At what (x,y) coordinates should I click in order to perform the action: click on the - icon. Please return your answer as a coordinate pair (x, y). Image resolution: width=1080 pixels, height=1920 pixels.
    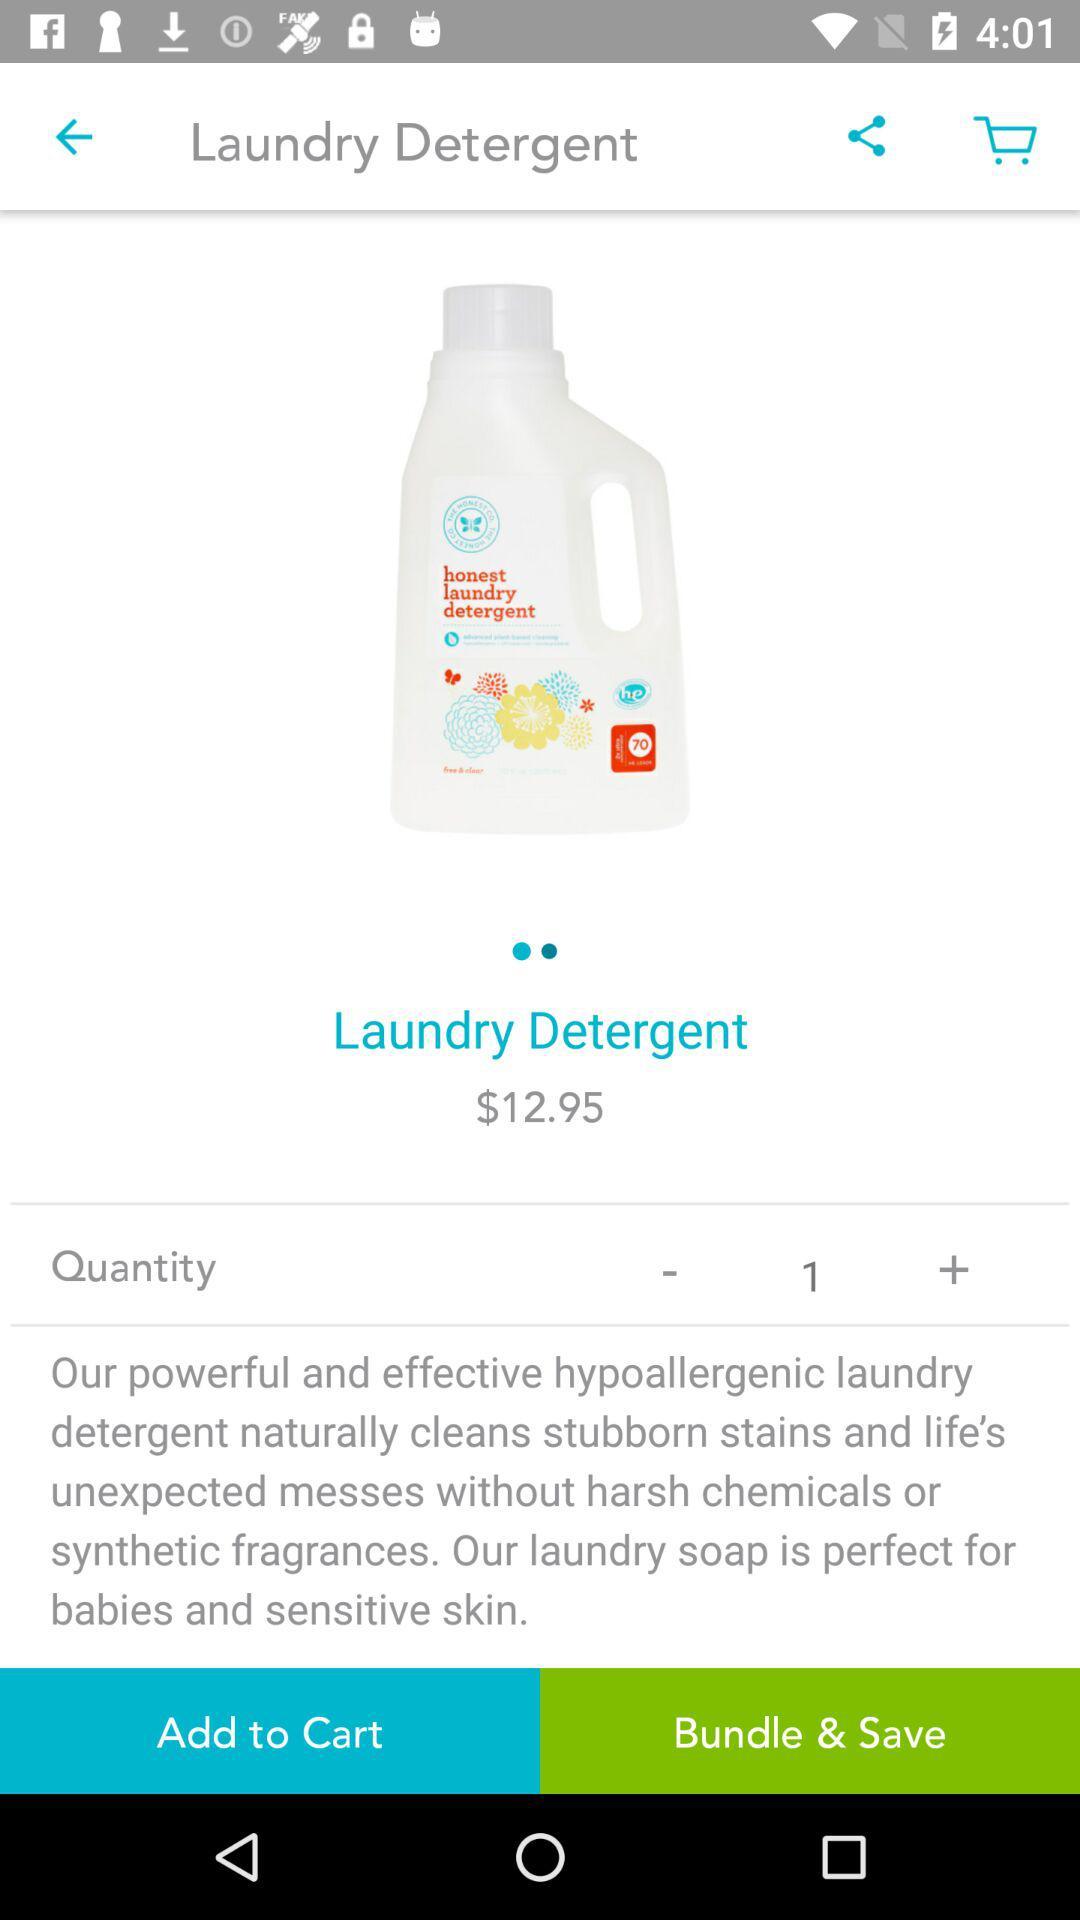
    Looking at the image, I should click on (669, 1263).